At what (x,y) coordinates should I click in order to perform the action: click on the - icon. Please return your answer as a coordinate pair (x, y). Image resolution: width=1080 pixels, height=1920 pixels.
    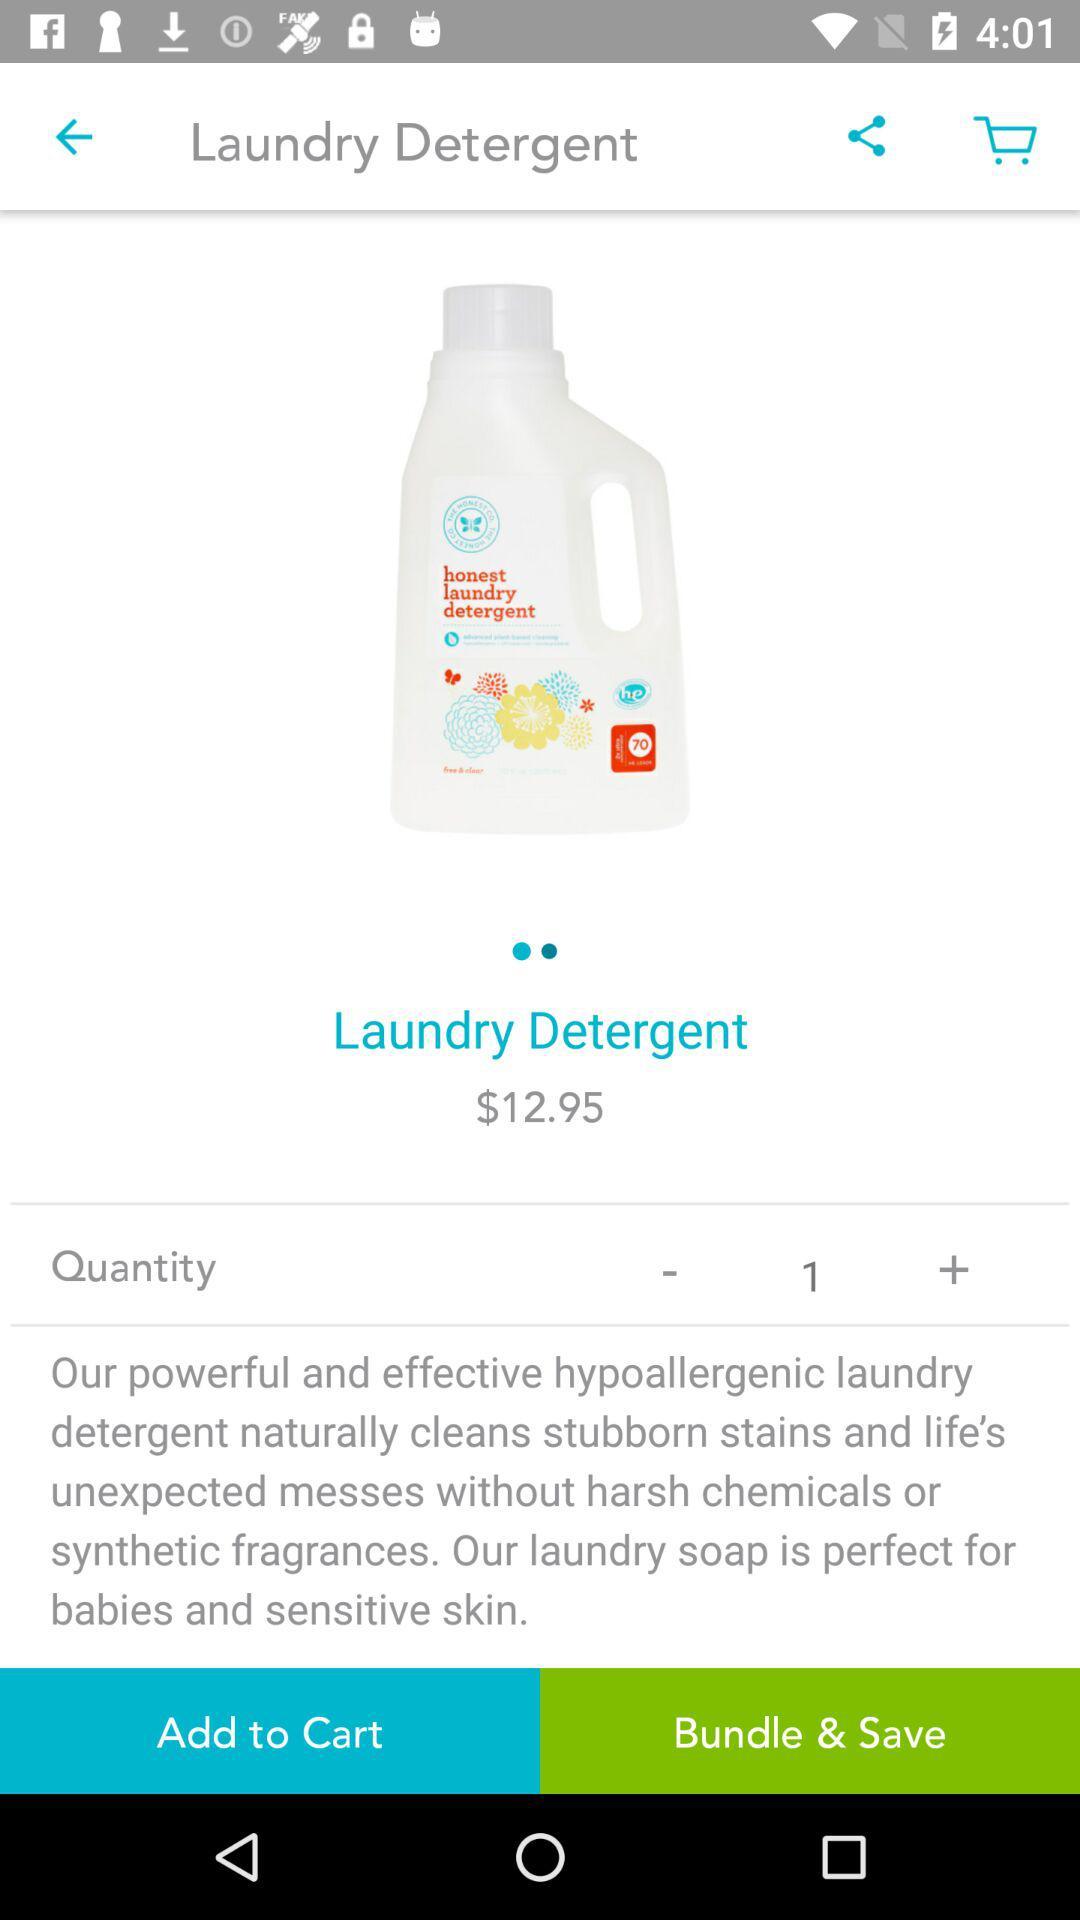
    Looking at the image, I should click on (669, 1263).